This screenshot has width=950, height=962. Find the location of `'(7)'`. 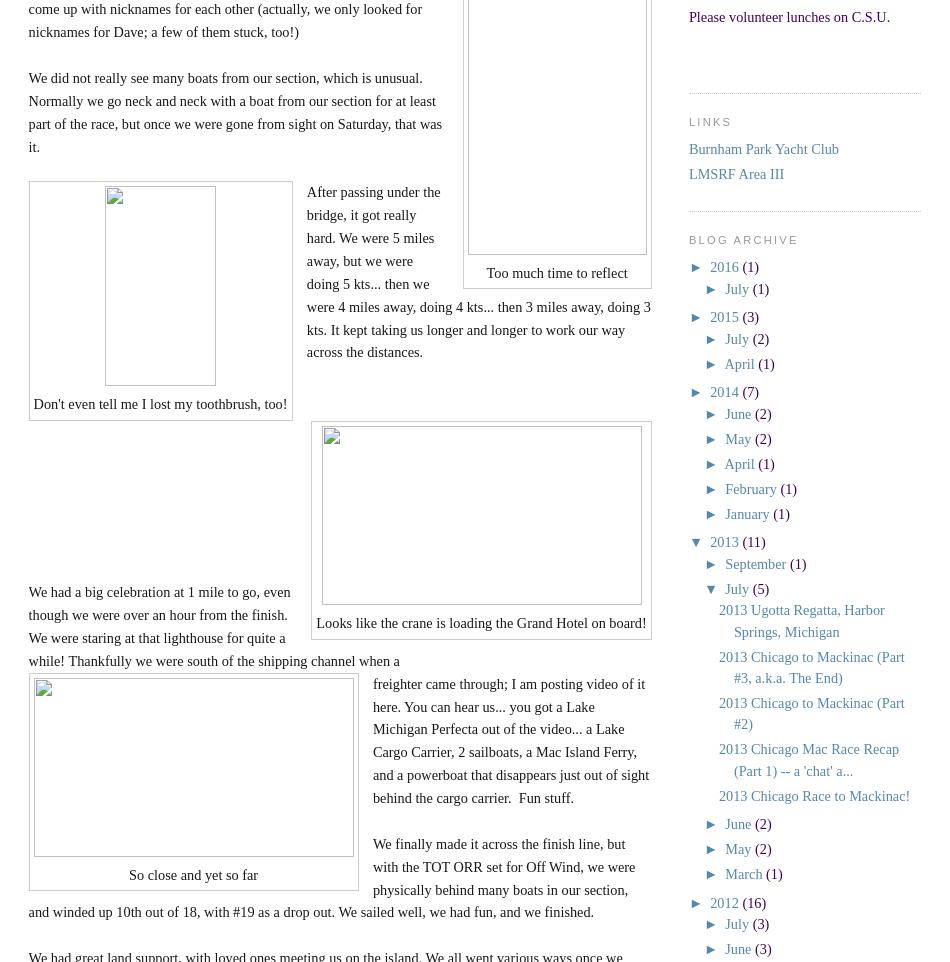

'(7)' is located at coordinates (741, 391).